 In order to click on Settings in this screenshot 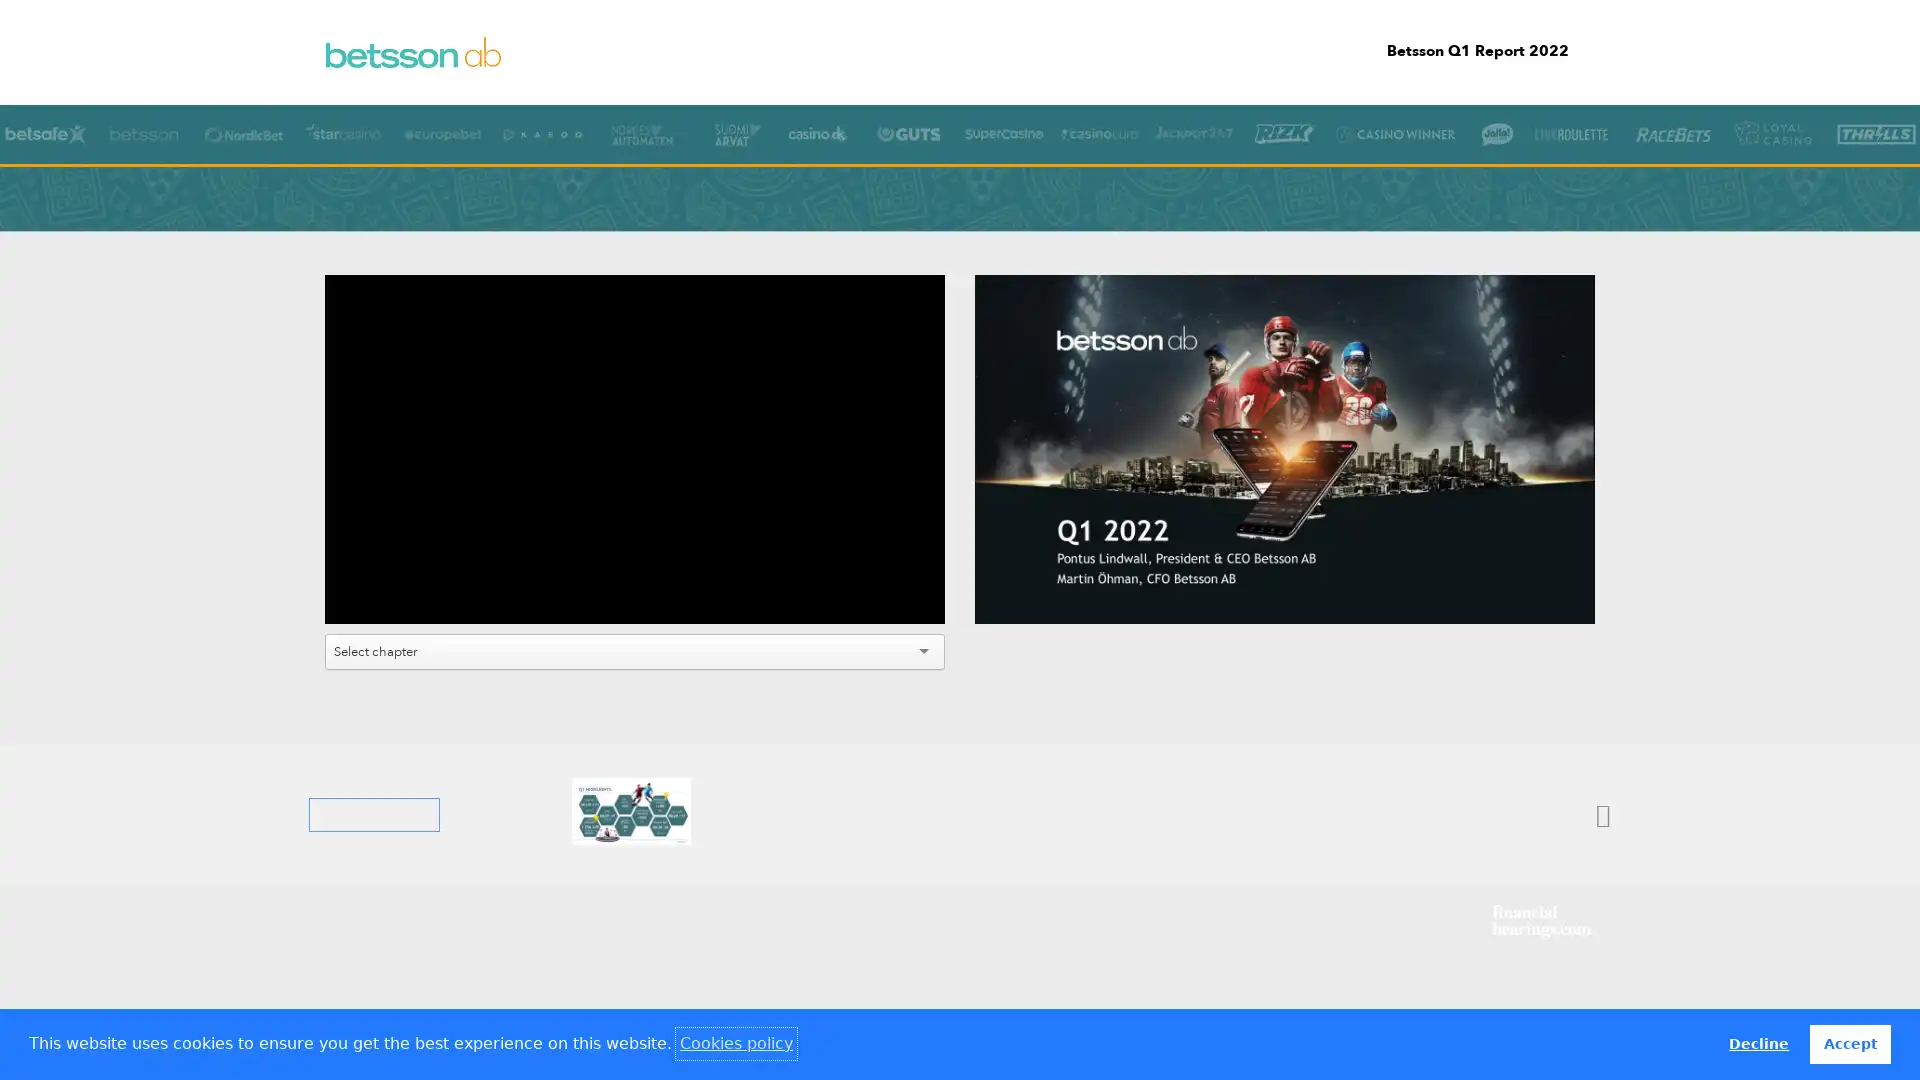, I will do `click(882, 592)`.